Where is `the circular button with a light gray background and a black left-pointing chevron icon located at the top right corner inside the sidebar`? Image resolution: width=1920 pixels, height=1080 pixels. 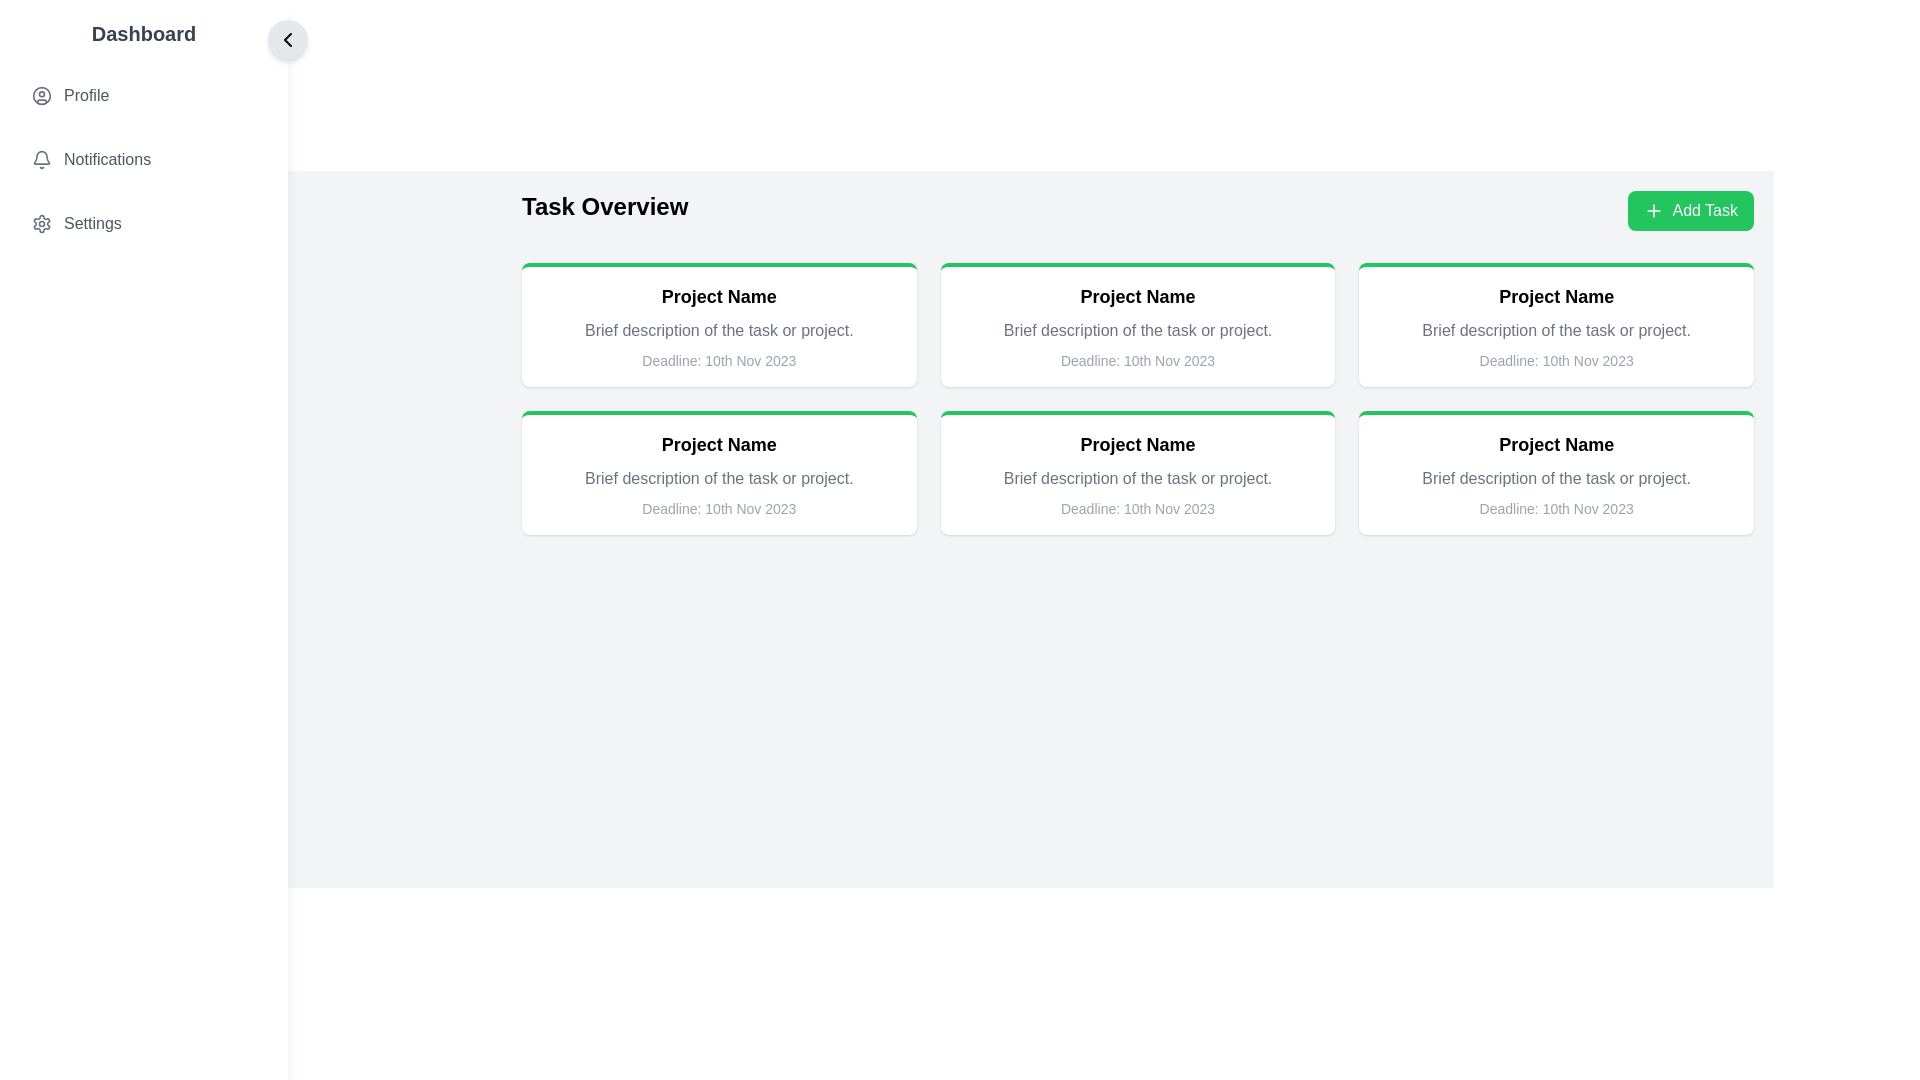
the circular button with a light gray background and a black left-pointing chevron icon located at the top right corner inside the sidebar is located at coordinates (287, 39).